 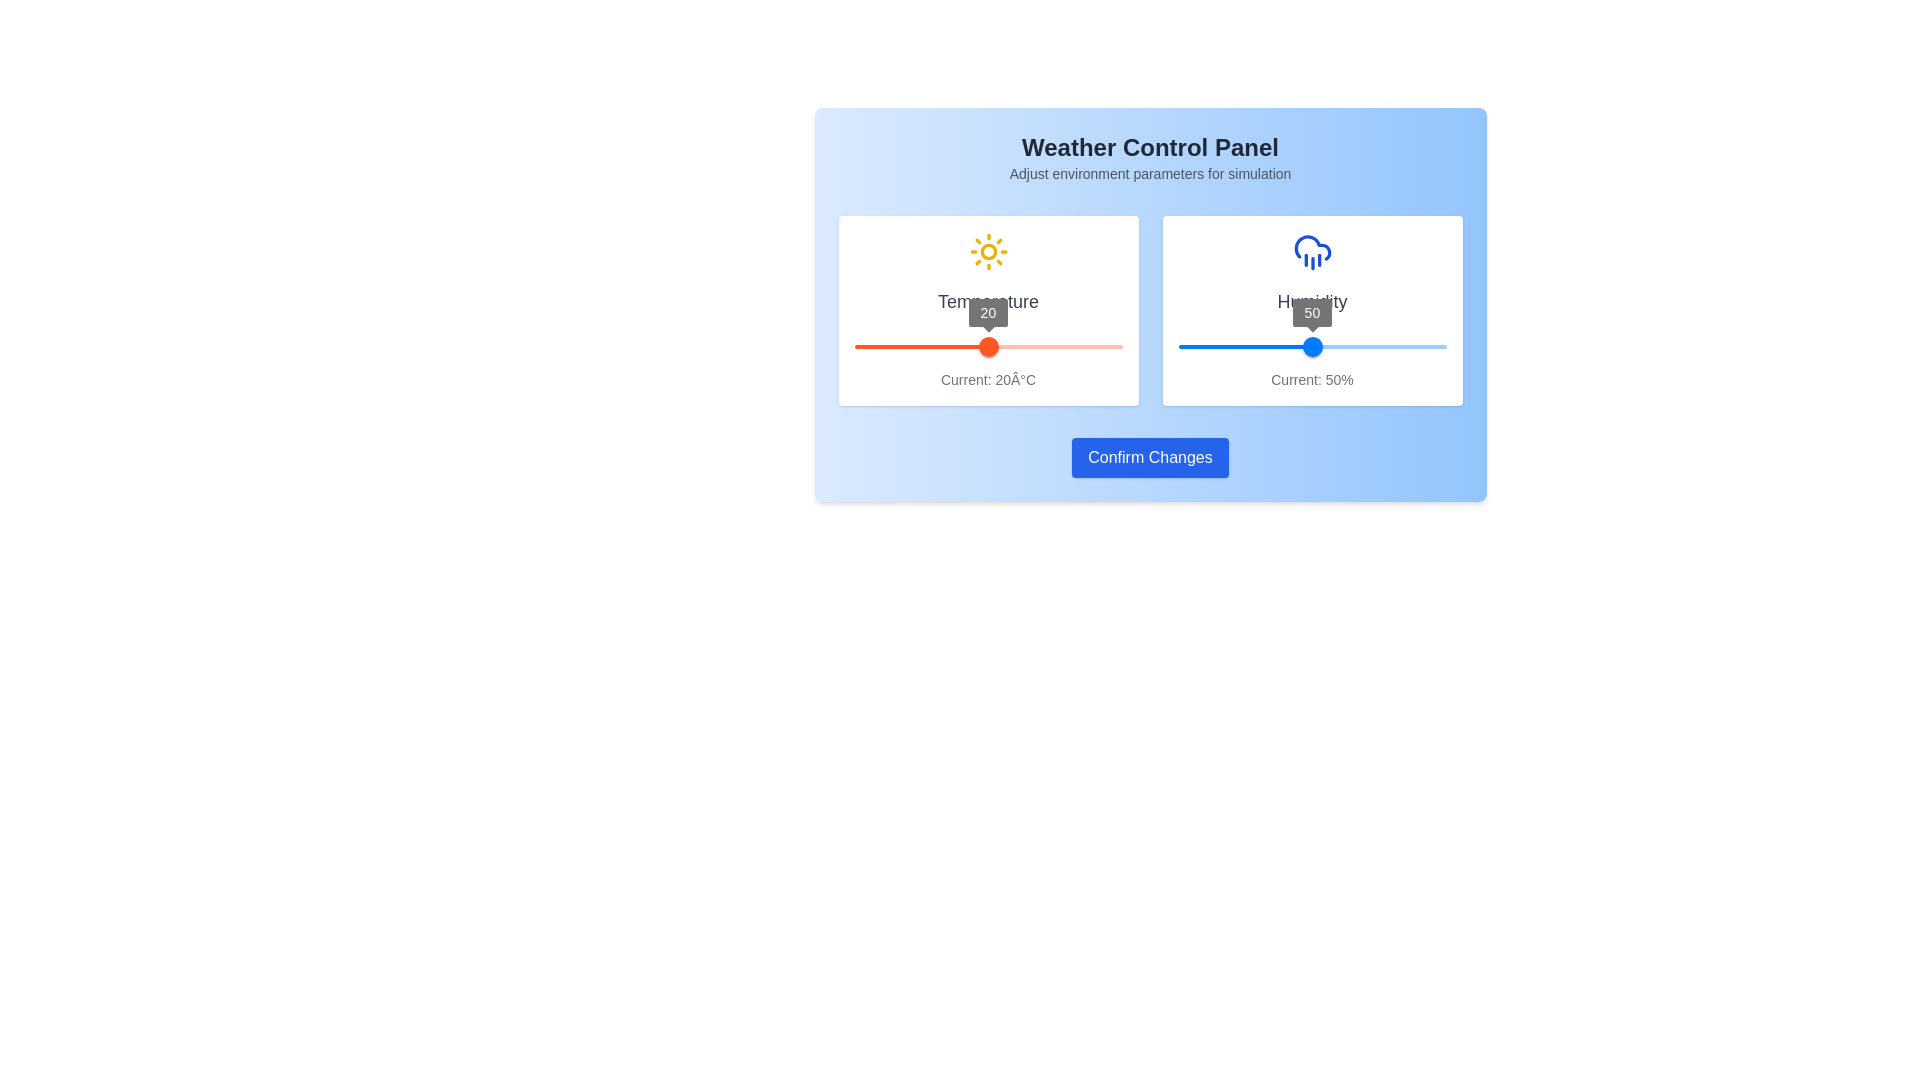 What do you see at coordinates (996, 346) in the screenshot?
I see `the temperature slider` at bounding box center [996, 346].